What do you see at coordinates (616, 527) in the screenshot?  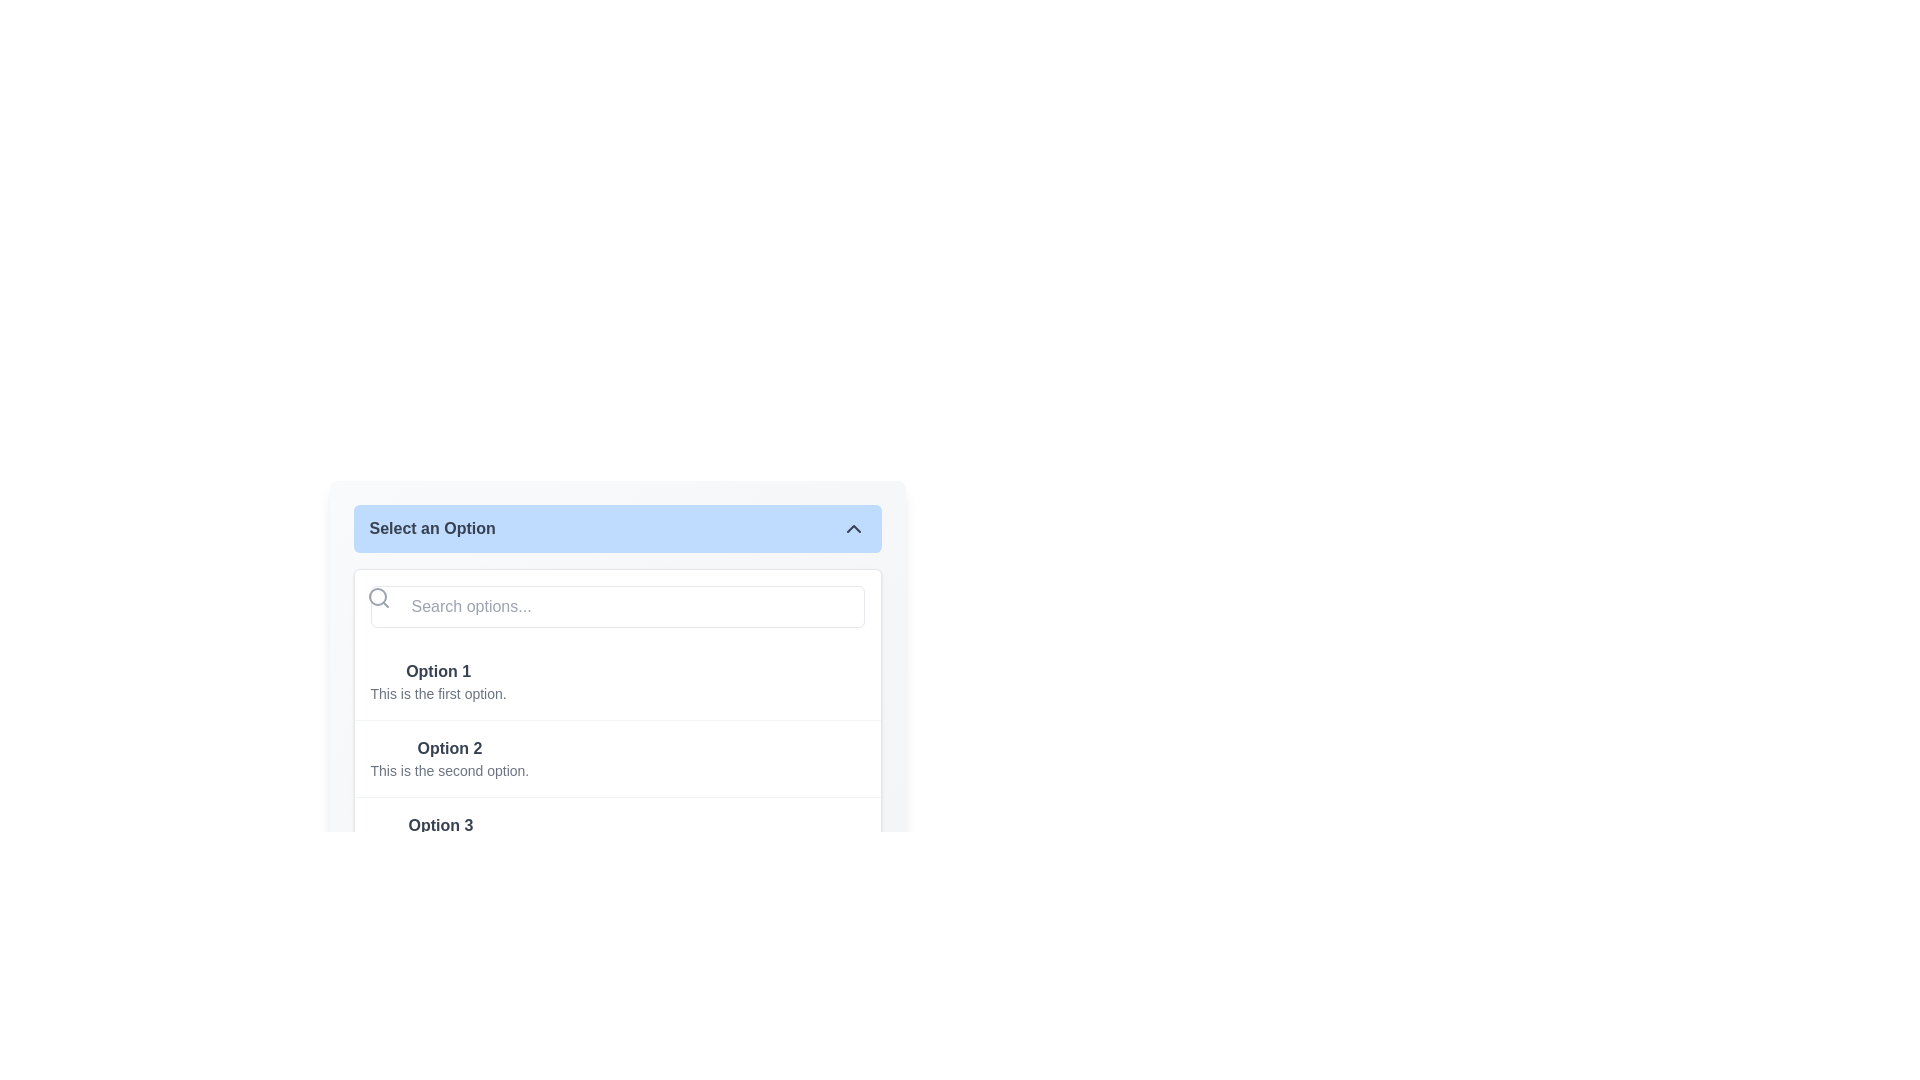 I see `the Dropdown trigger button labeled 'Select an Option'` at bounding box center [616, 527].